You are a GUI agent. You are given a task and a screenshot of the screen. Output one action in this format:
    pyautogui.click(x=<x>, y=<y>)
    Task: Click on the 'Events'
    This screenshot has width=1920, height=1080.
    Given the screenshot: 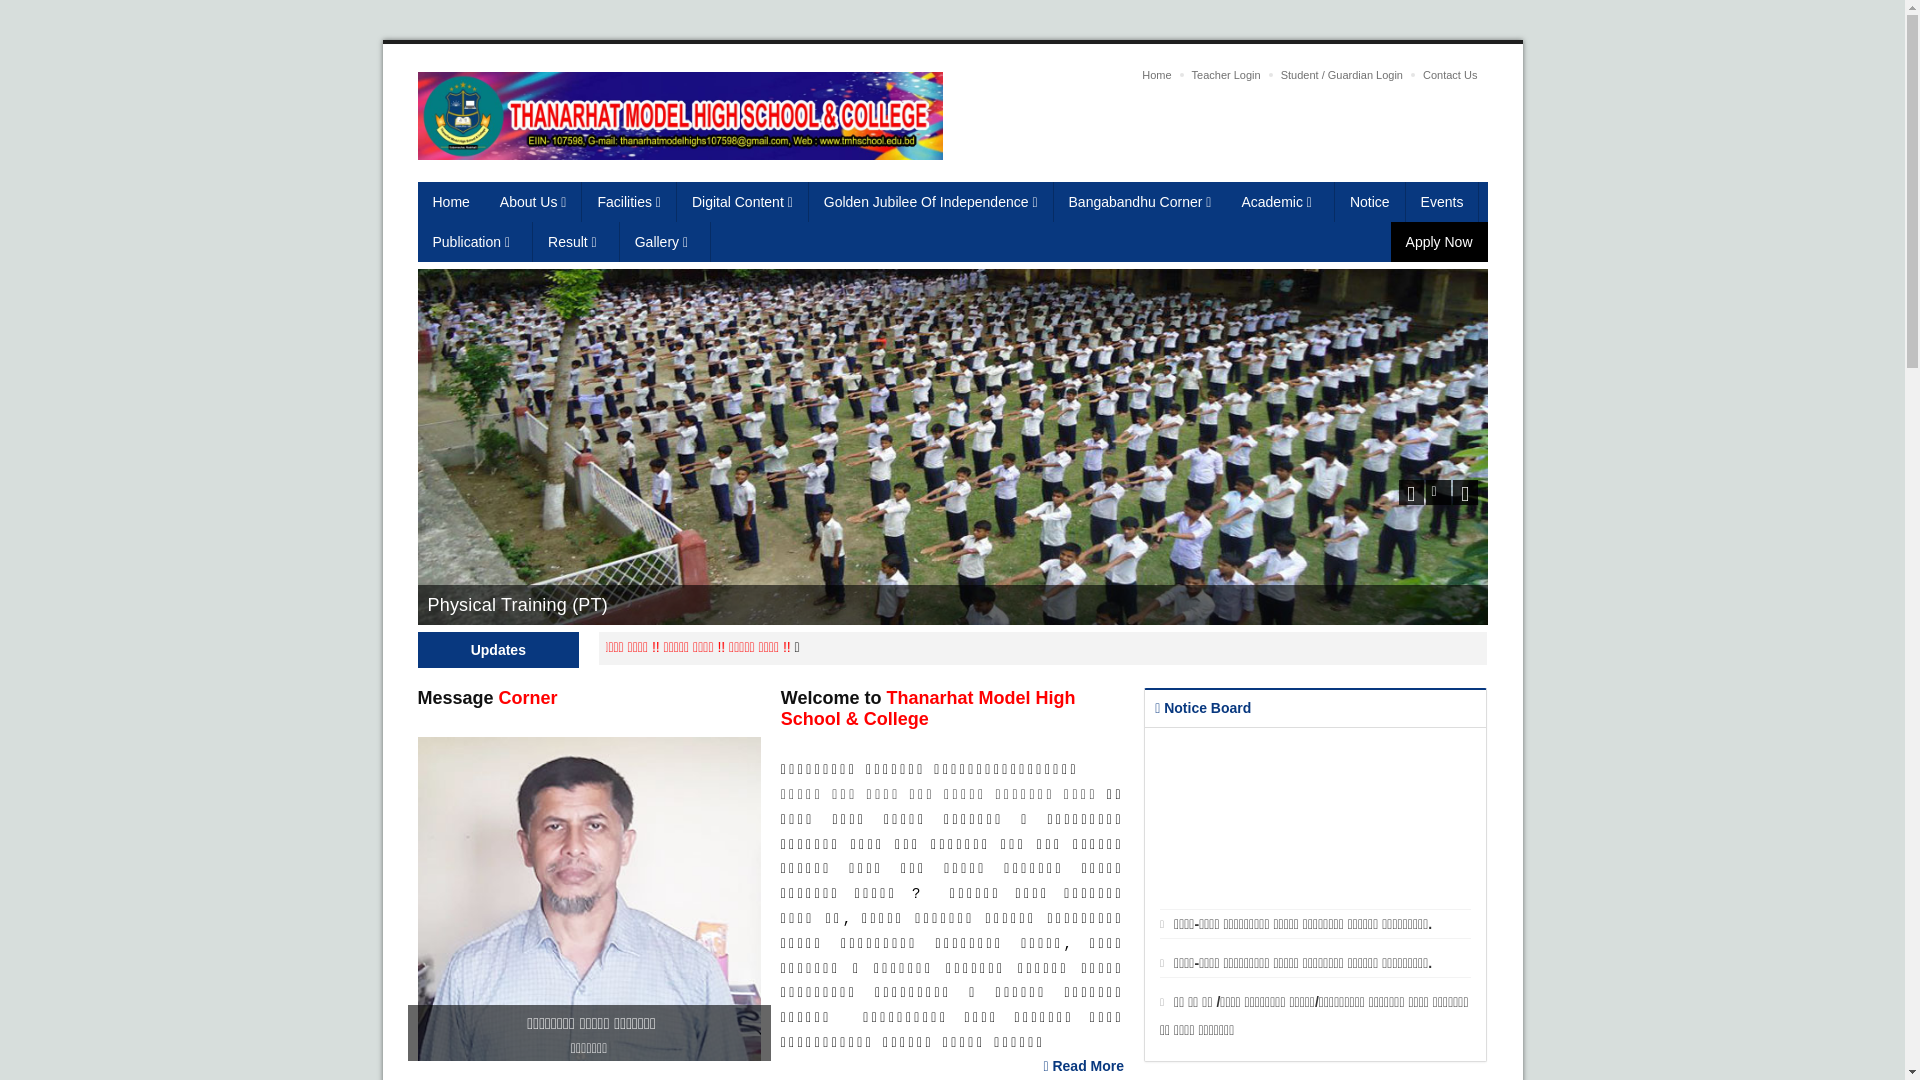 What is the action you would take?
    pyautogui.click(x=1443, y=201)
    